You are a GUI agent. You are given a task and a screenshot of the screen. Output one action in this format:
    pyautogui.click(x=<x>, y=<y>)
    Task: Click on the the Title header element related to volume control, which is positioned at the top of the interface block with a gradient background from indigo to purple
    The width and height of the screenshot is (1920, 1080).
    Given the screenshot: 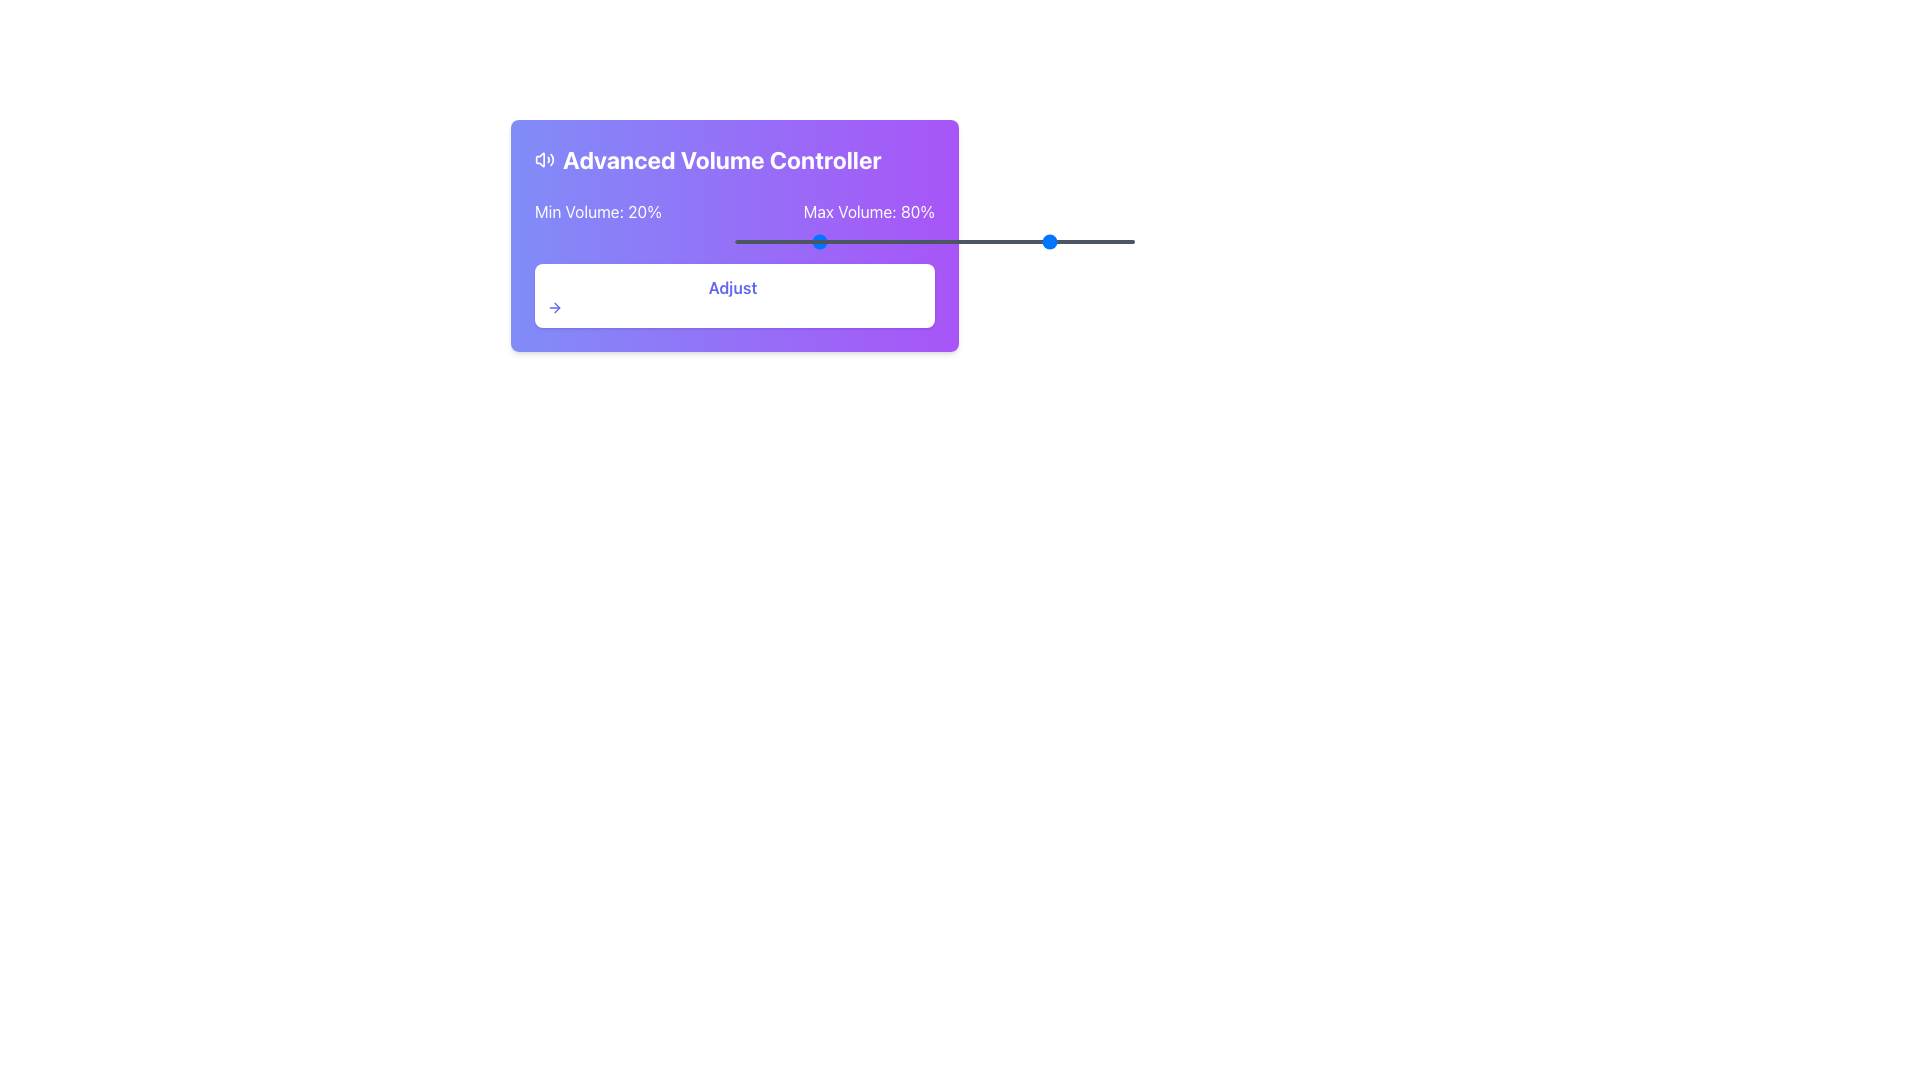 What is the action you would take?
    pyautogui.click(x=733, y=158)
    